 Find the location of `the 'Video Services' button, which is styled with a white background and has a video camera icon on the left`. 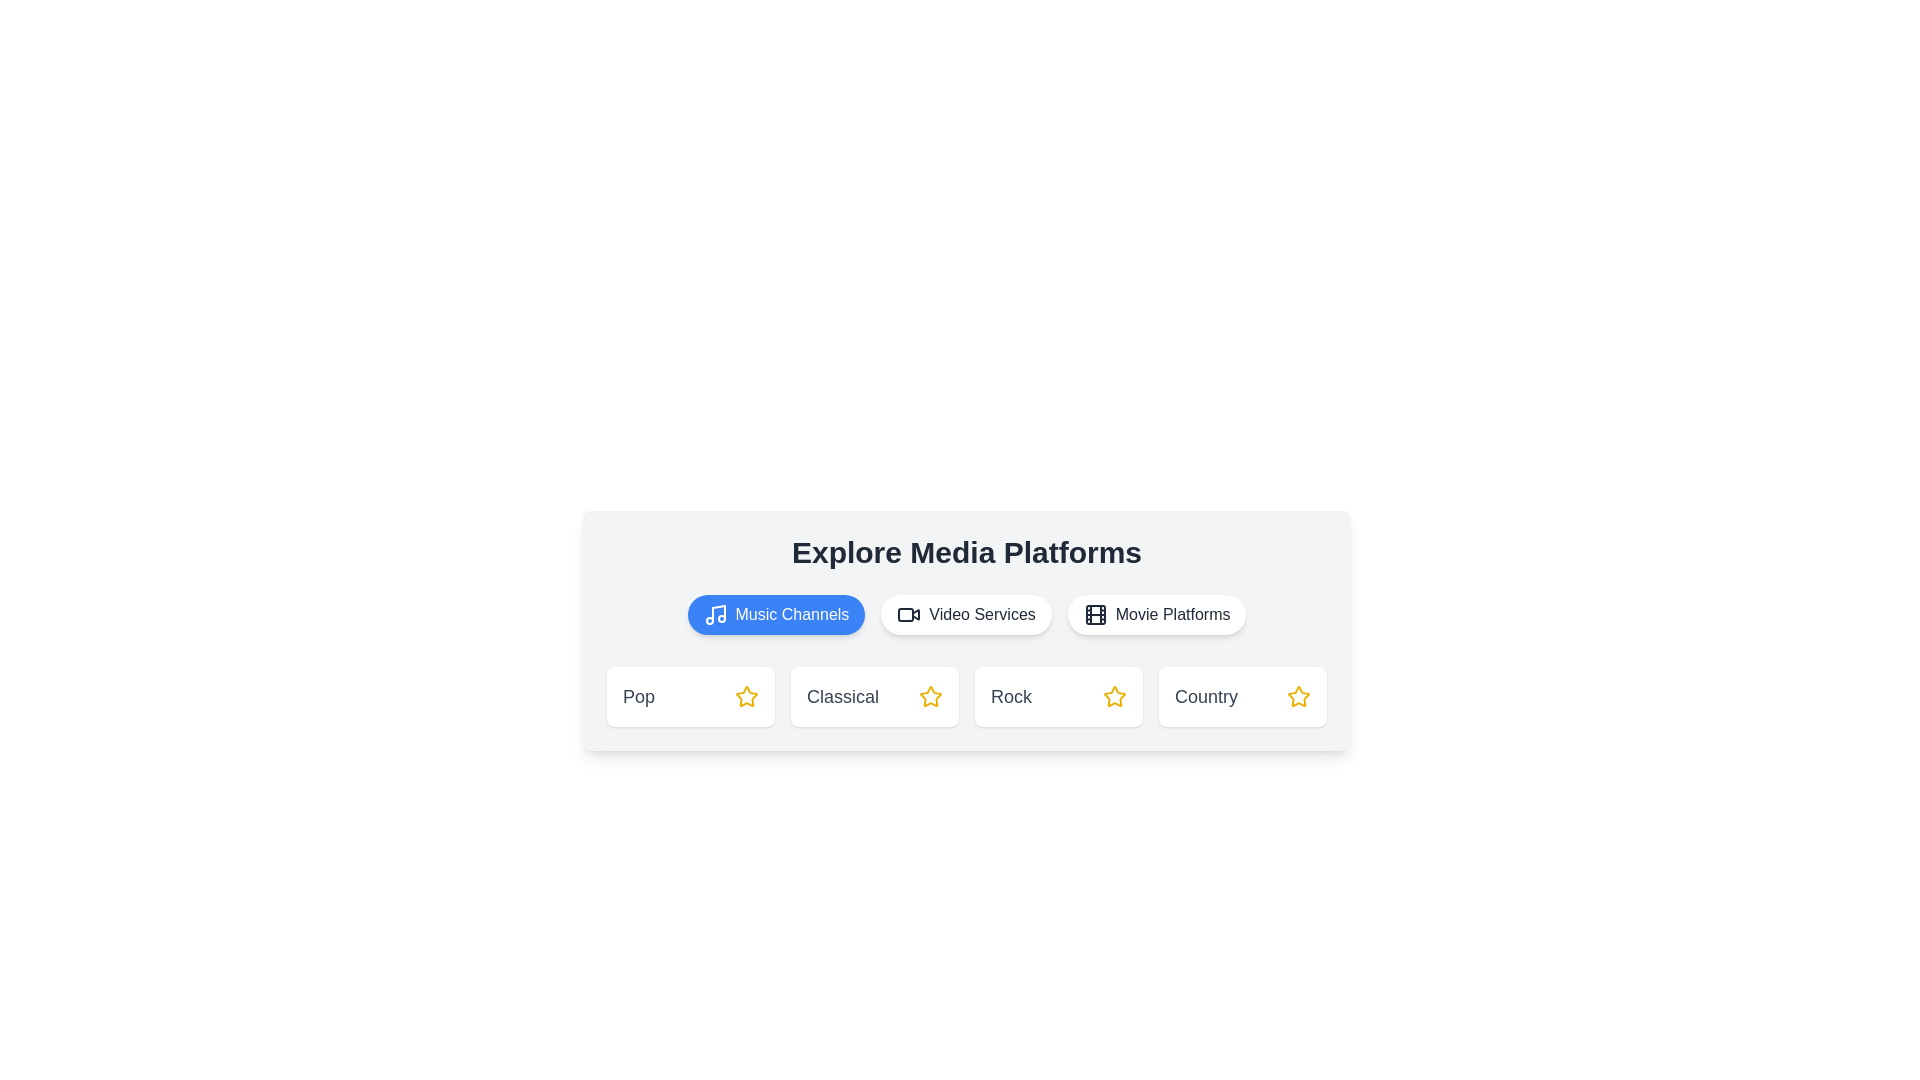

the 'Video Services' button, which is styled with a white background and has a video camera icon on the left is located at coordinates (966, 613).